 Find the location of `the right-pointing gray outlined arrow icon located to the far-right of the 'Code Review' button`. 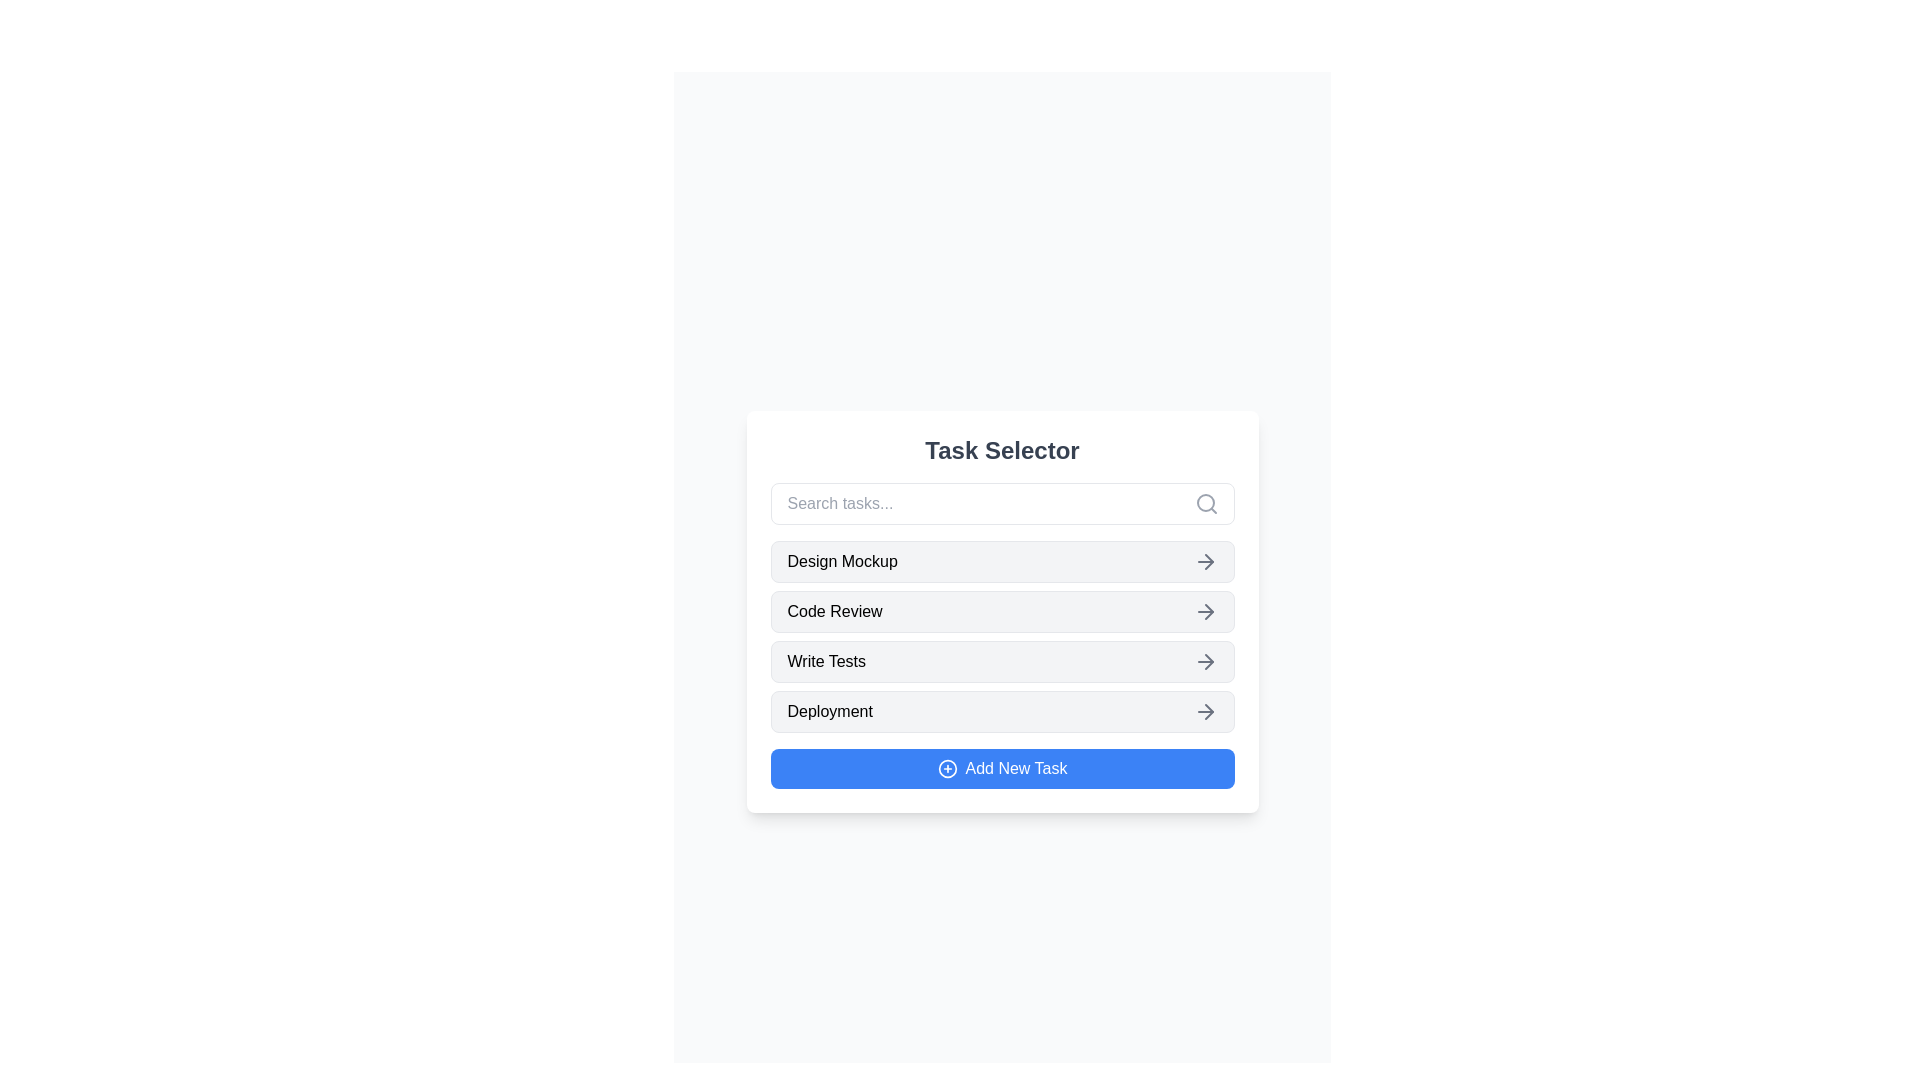

the right-pointing gray outlined arrow icon located to the far-right of the 'Code Review' button is located at coordinates (1204, 611).